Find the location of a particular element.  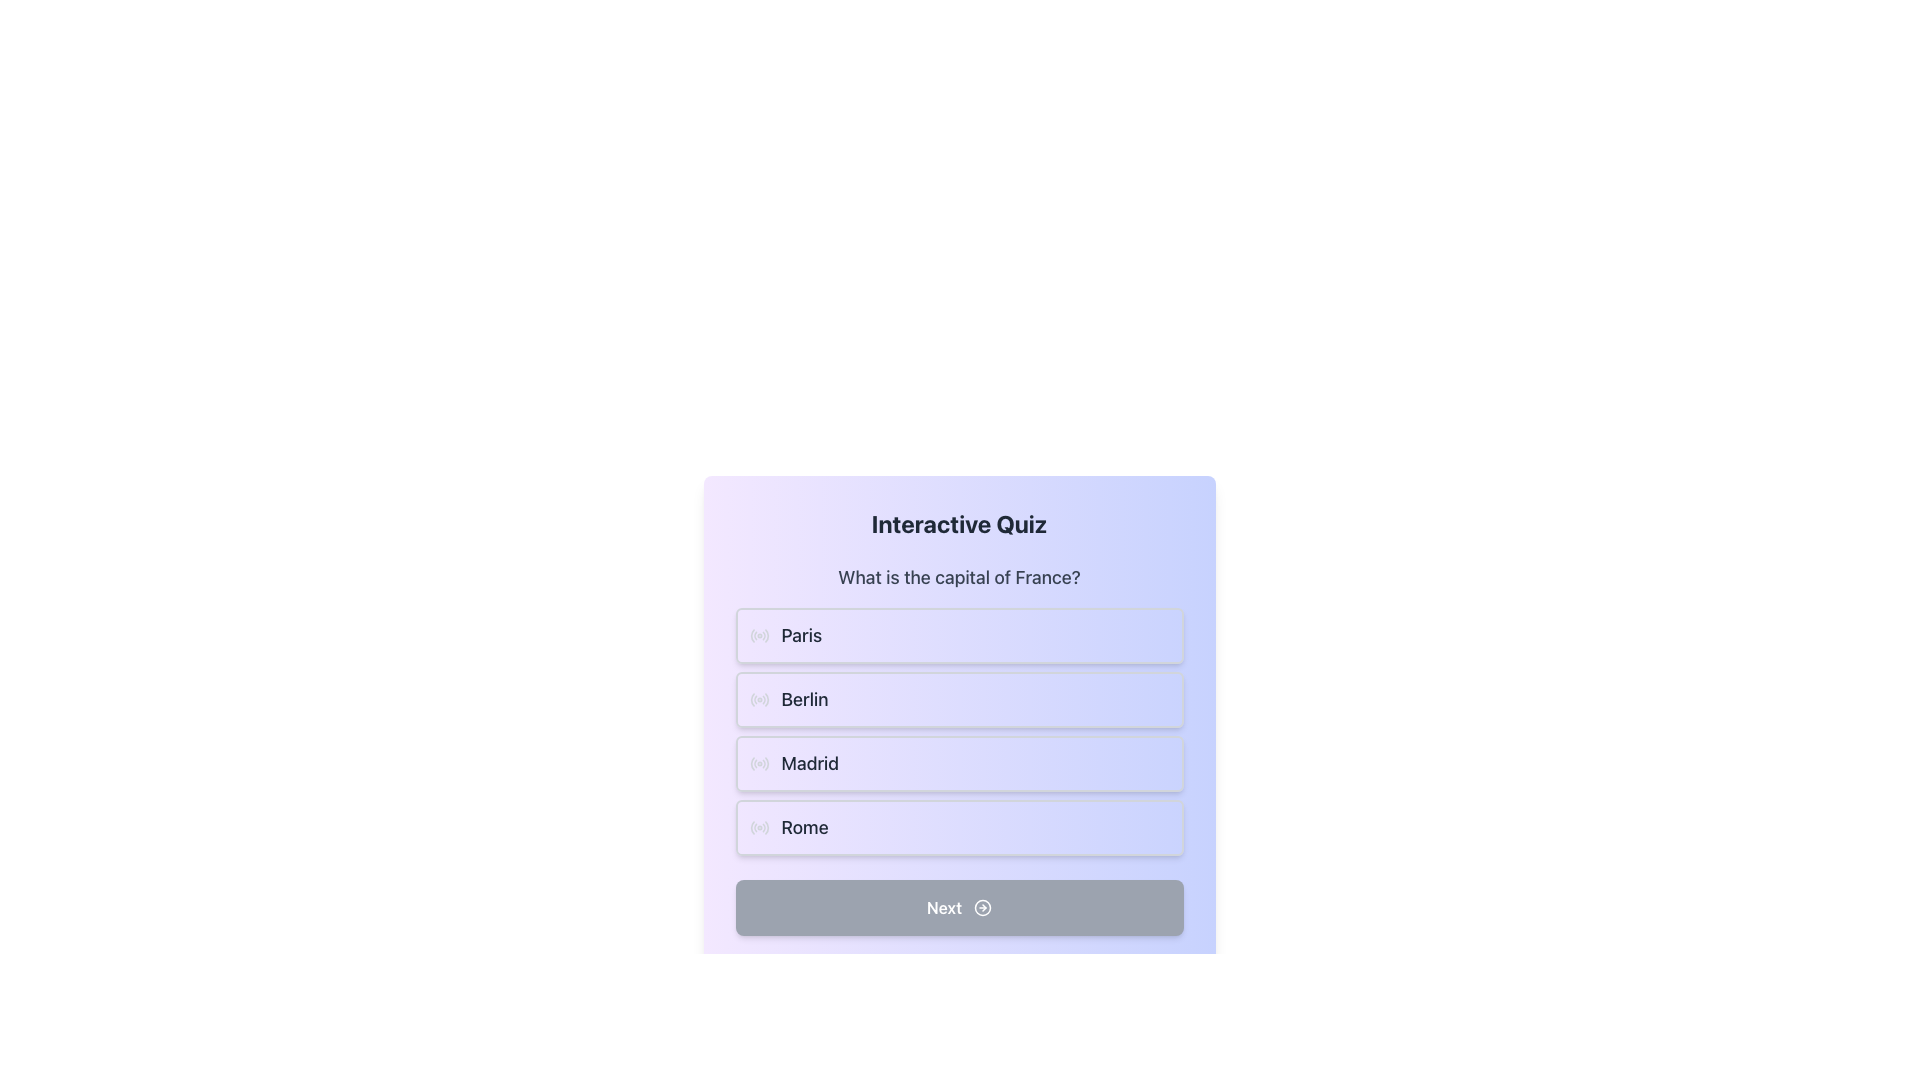

the third option button in the quiz answer choices is located at coordinates (958, 744).